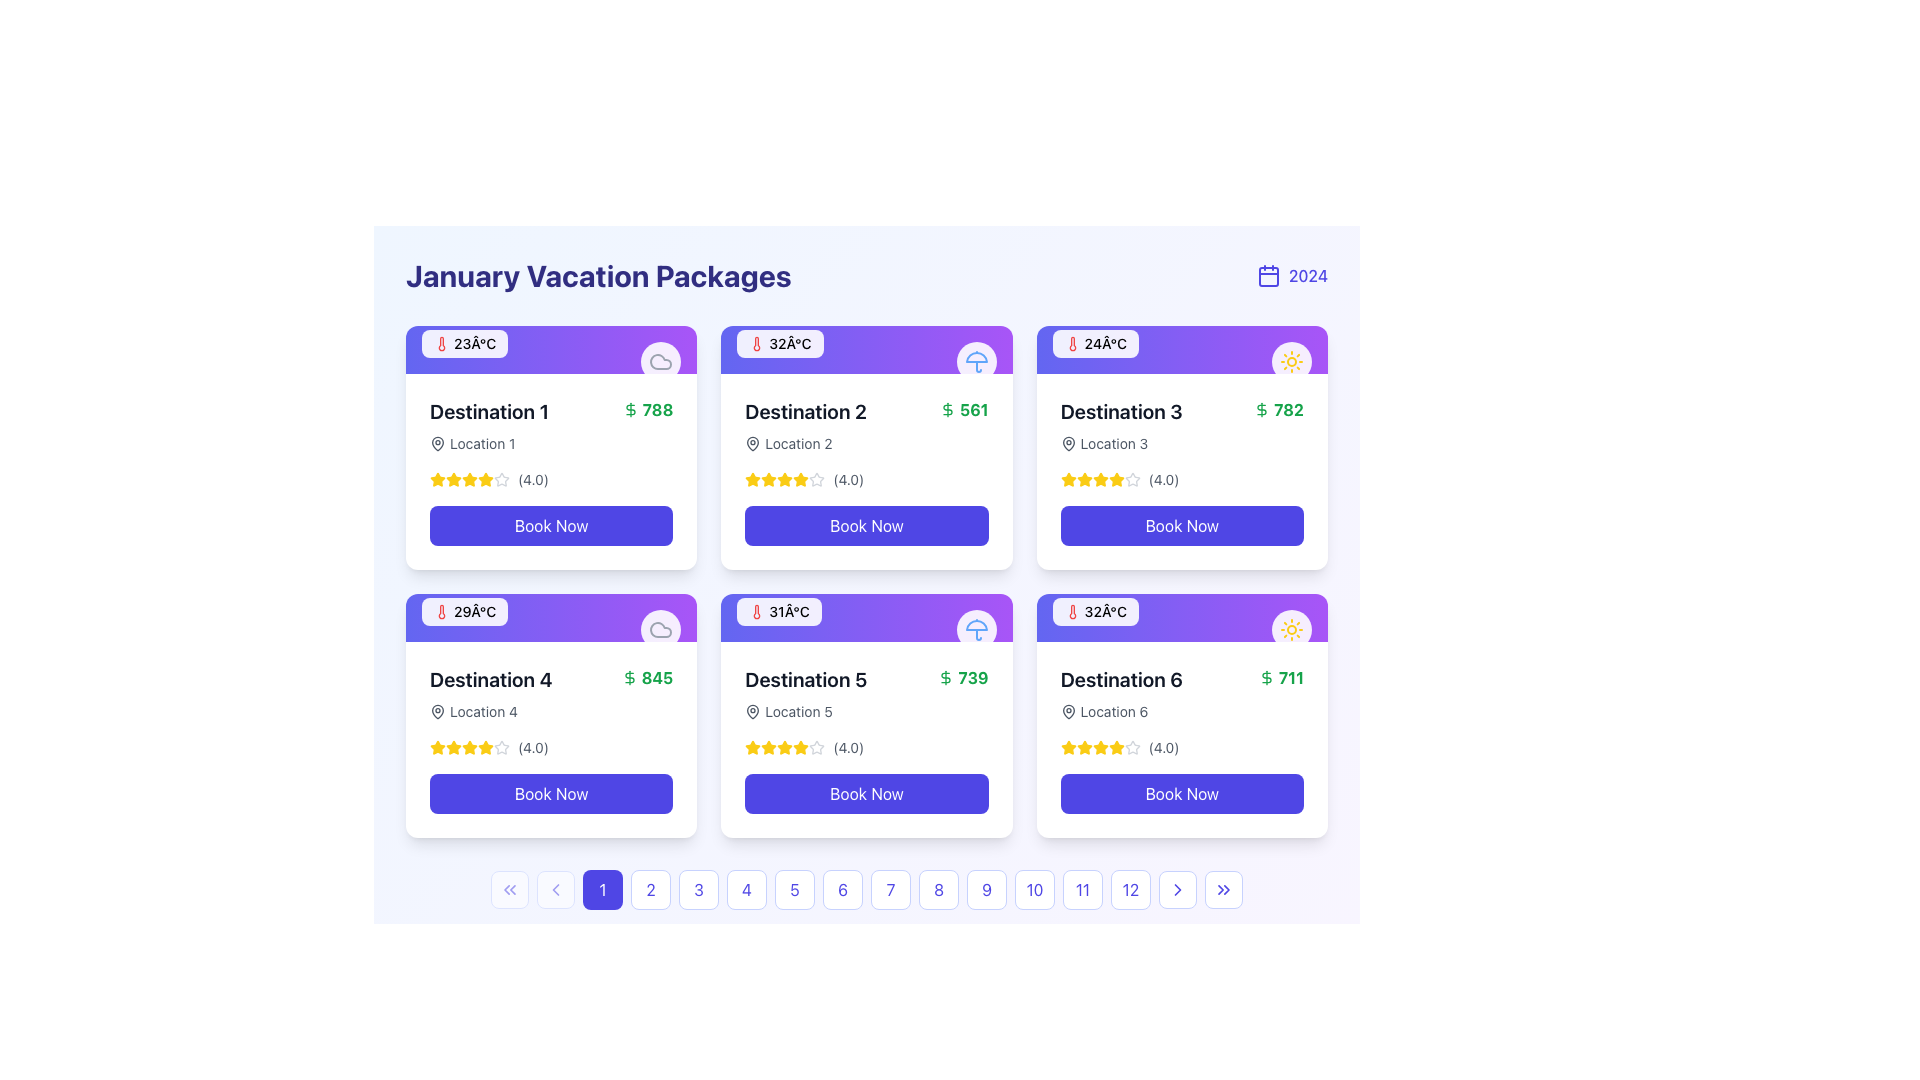 This screenshot has width=1920, height=1080. Describe the element at coordinates (1132, 479) in the screenshot. I see `the fifth star icon in the five-star rating system located under the text 'Destination 3' in the top-right card of a six-card grid layout` at that location.